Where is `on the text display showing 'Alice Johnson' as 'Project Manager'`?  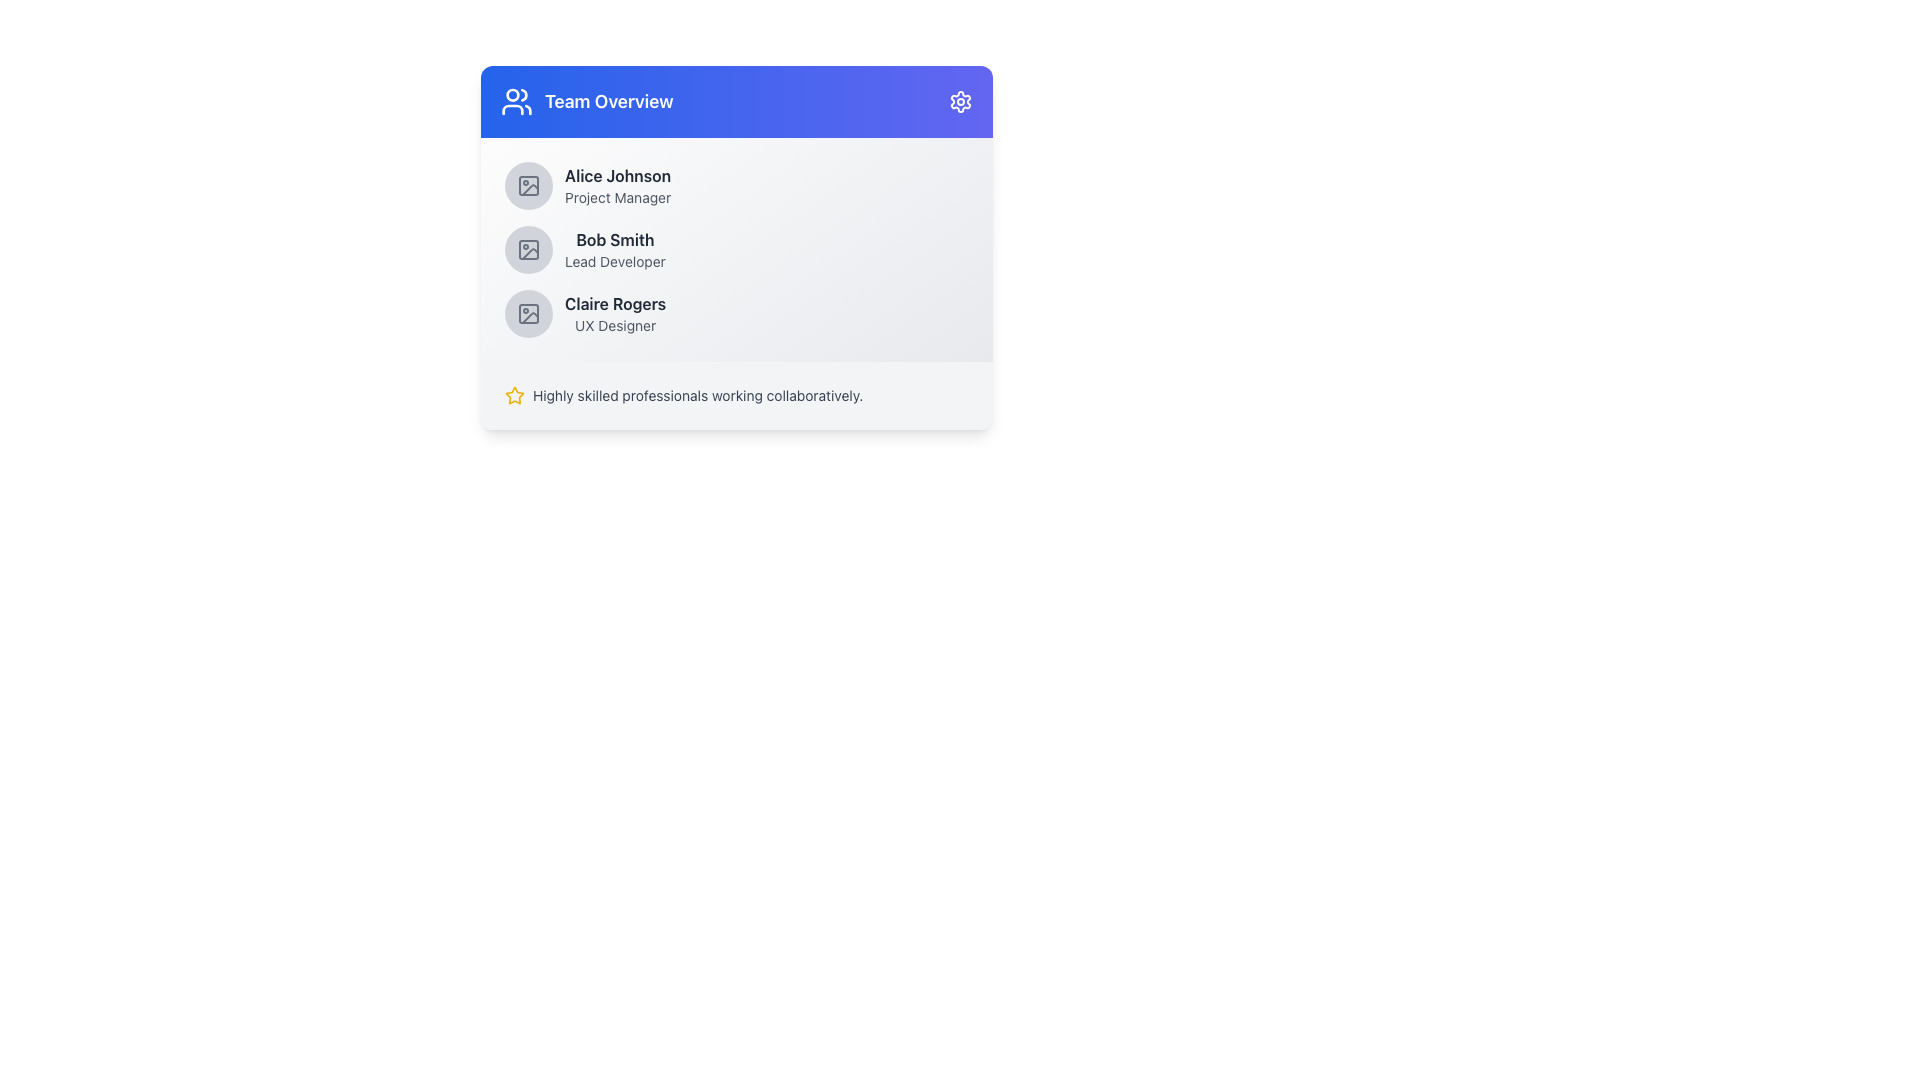
on the text display showing 'Alice Johnson' as 'Project Manager' is located at coordinates (617, 185).